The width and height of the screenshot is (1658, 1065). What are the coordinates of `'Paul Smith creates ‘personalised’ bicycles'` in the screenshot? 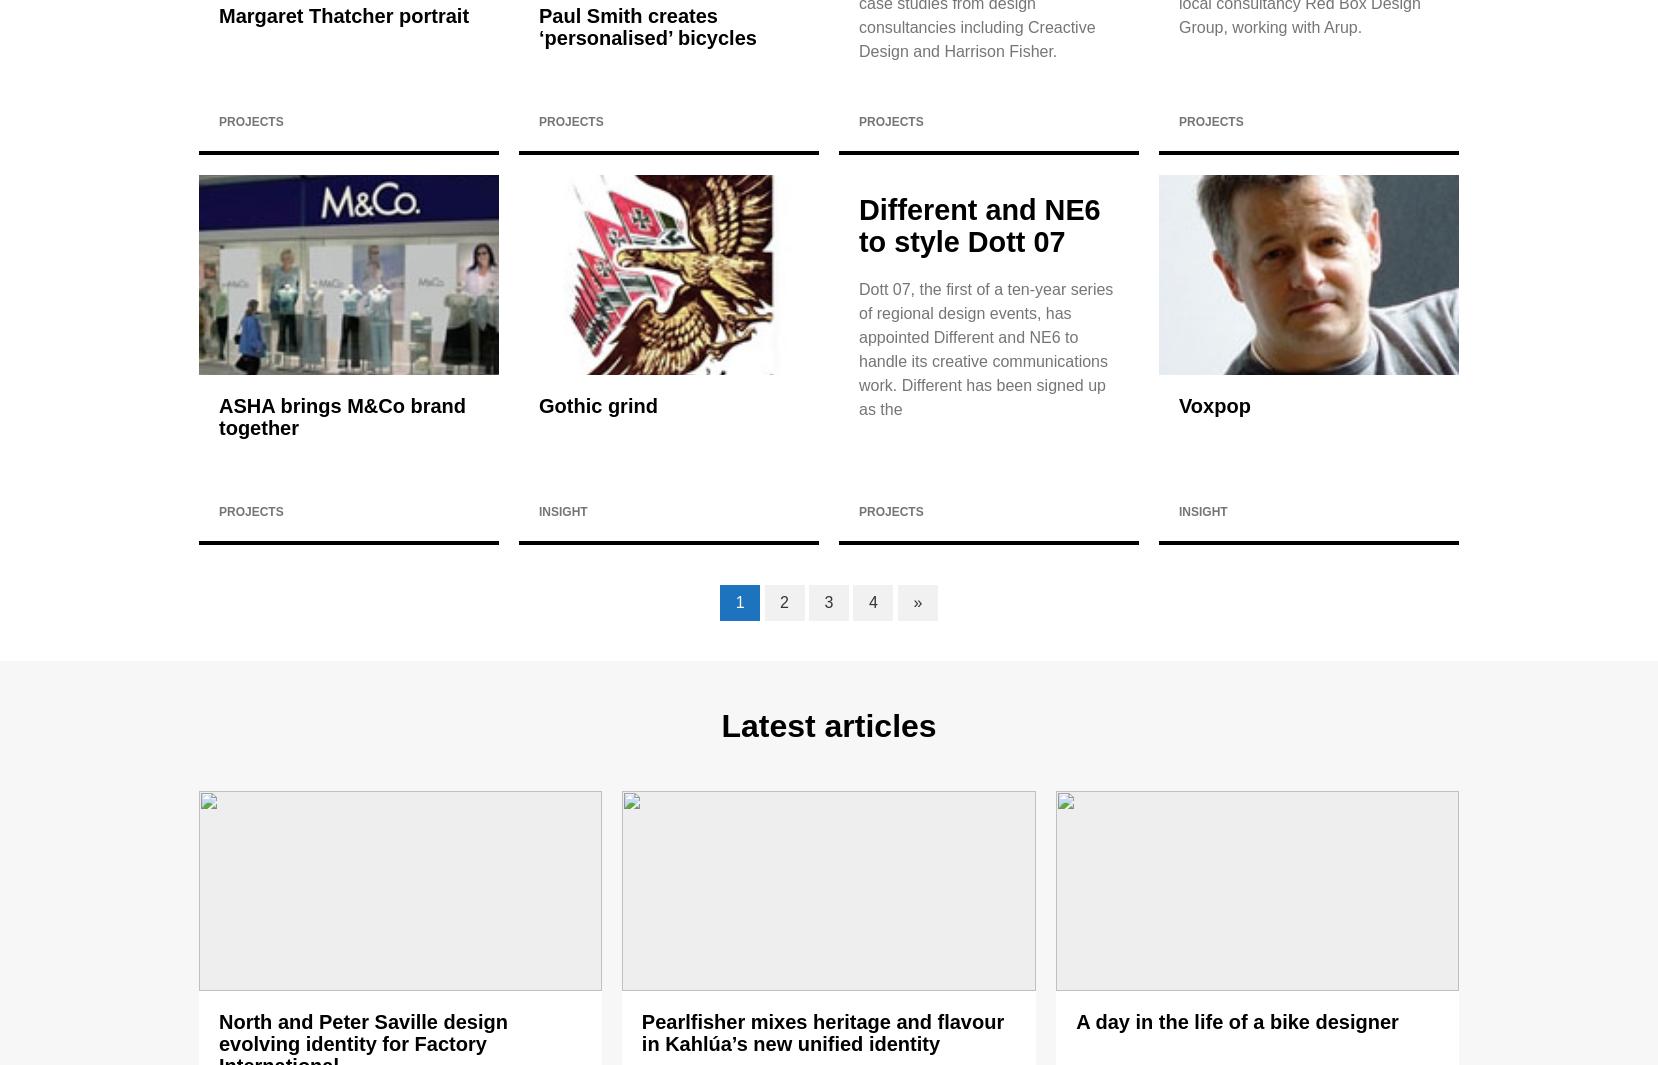 It's located at (539, 26).